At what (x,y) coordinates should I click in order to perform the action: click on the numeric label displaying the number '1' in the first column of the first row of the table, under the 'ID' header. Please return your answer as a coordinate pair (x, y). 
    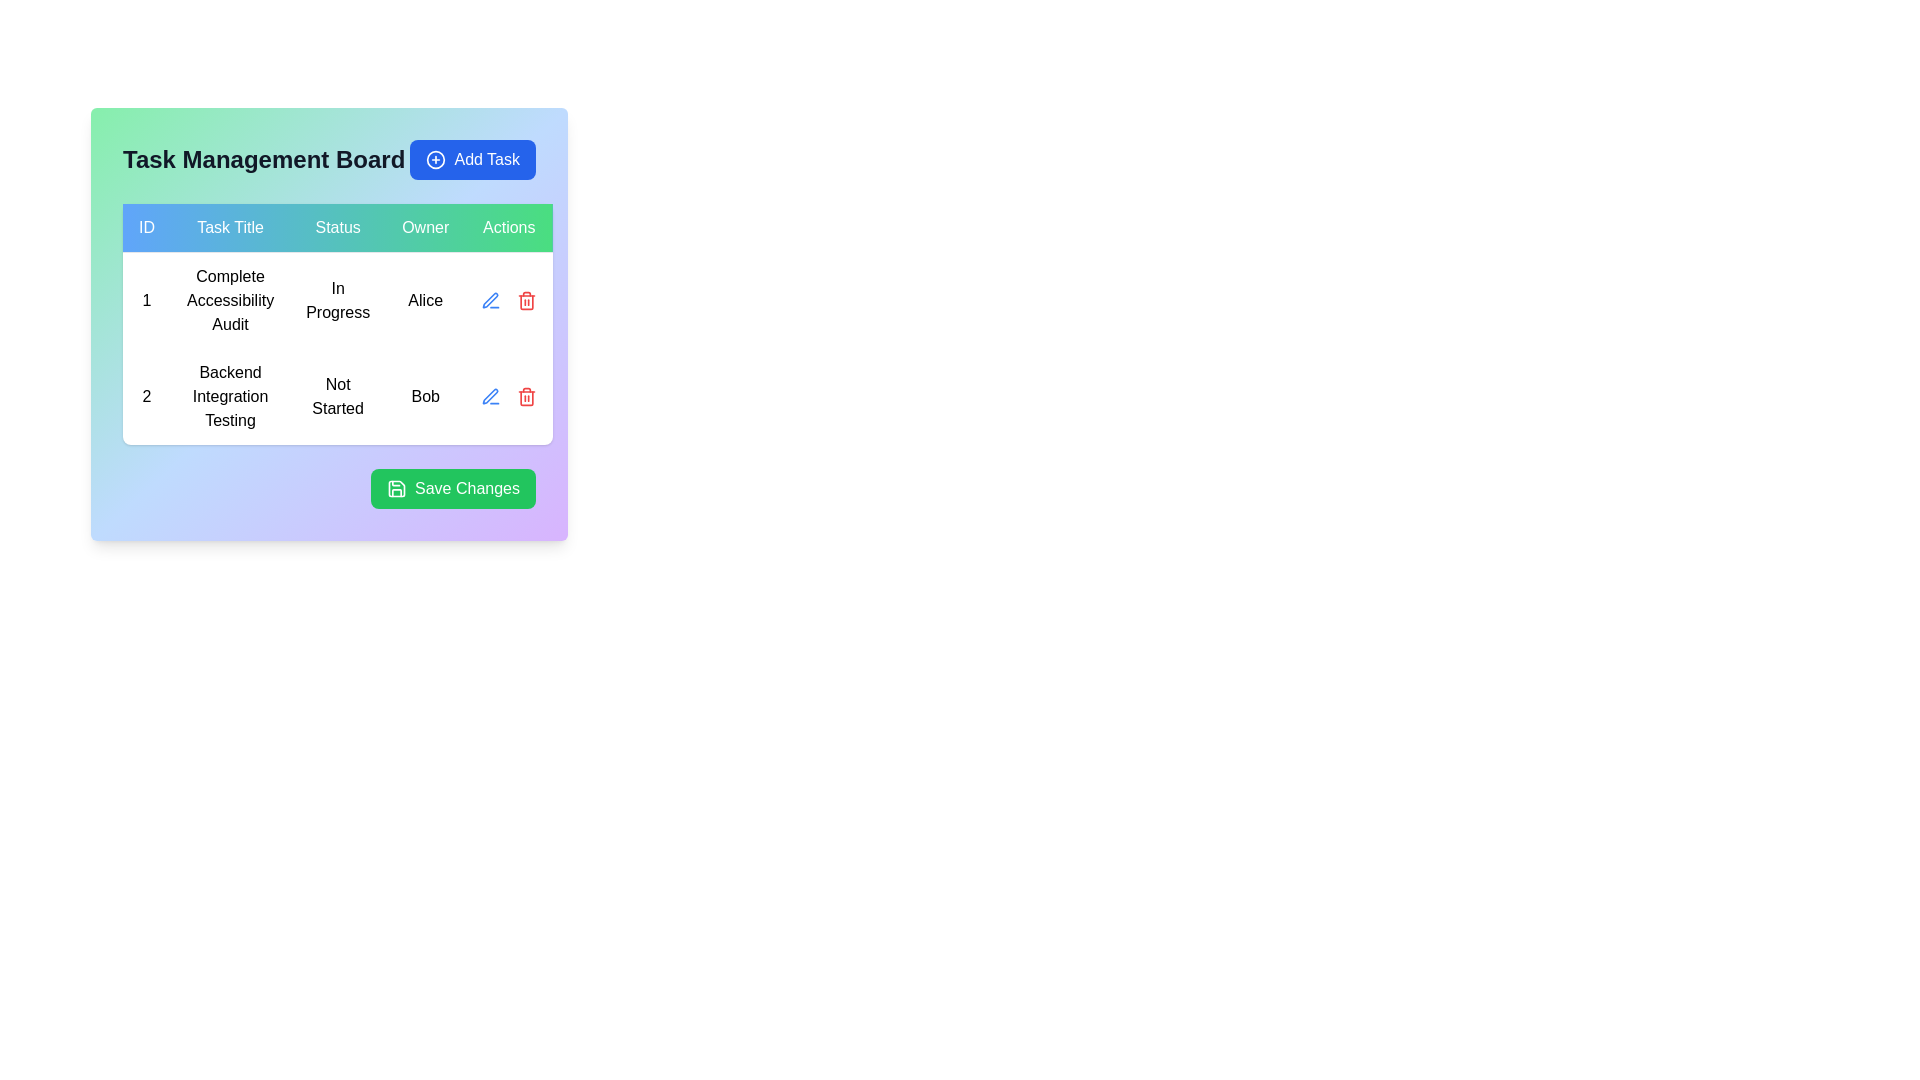
    Looking at the image, I should click on (146, 300).